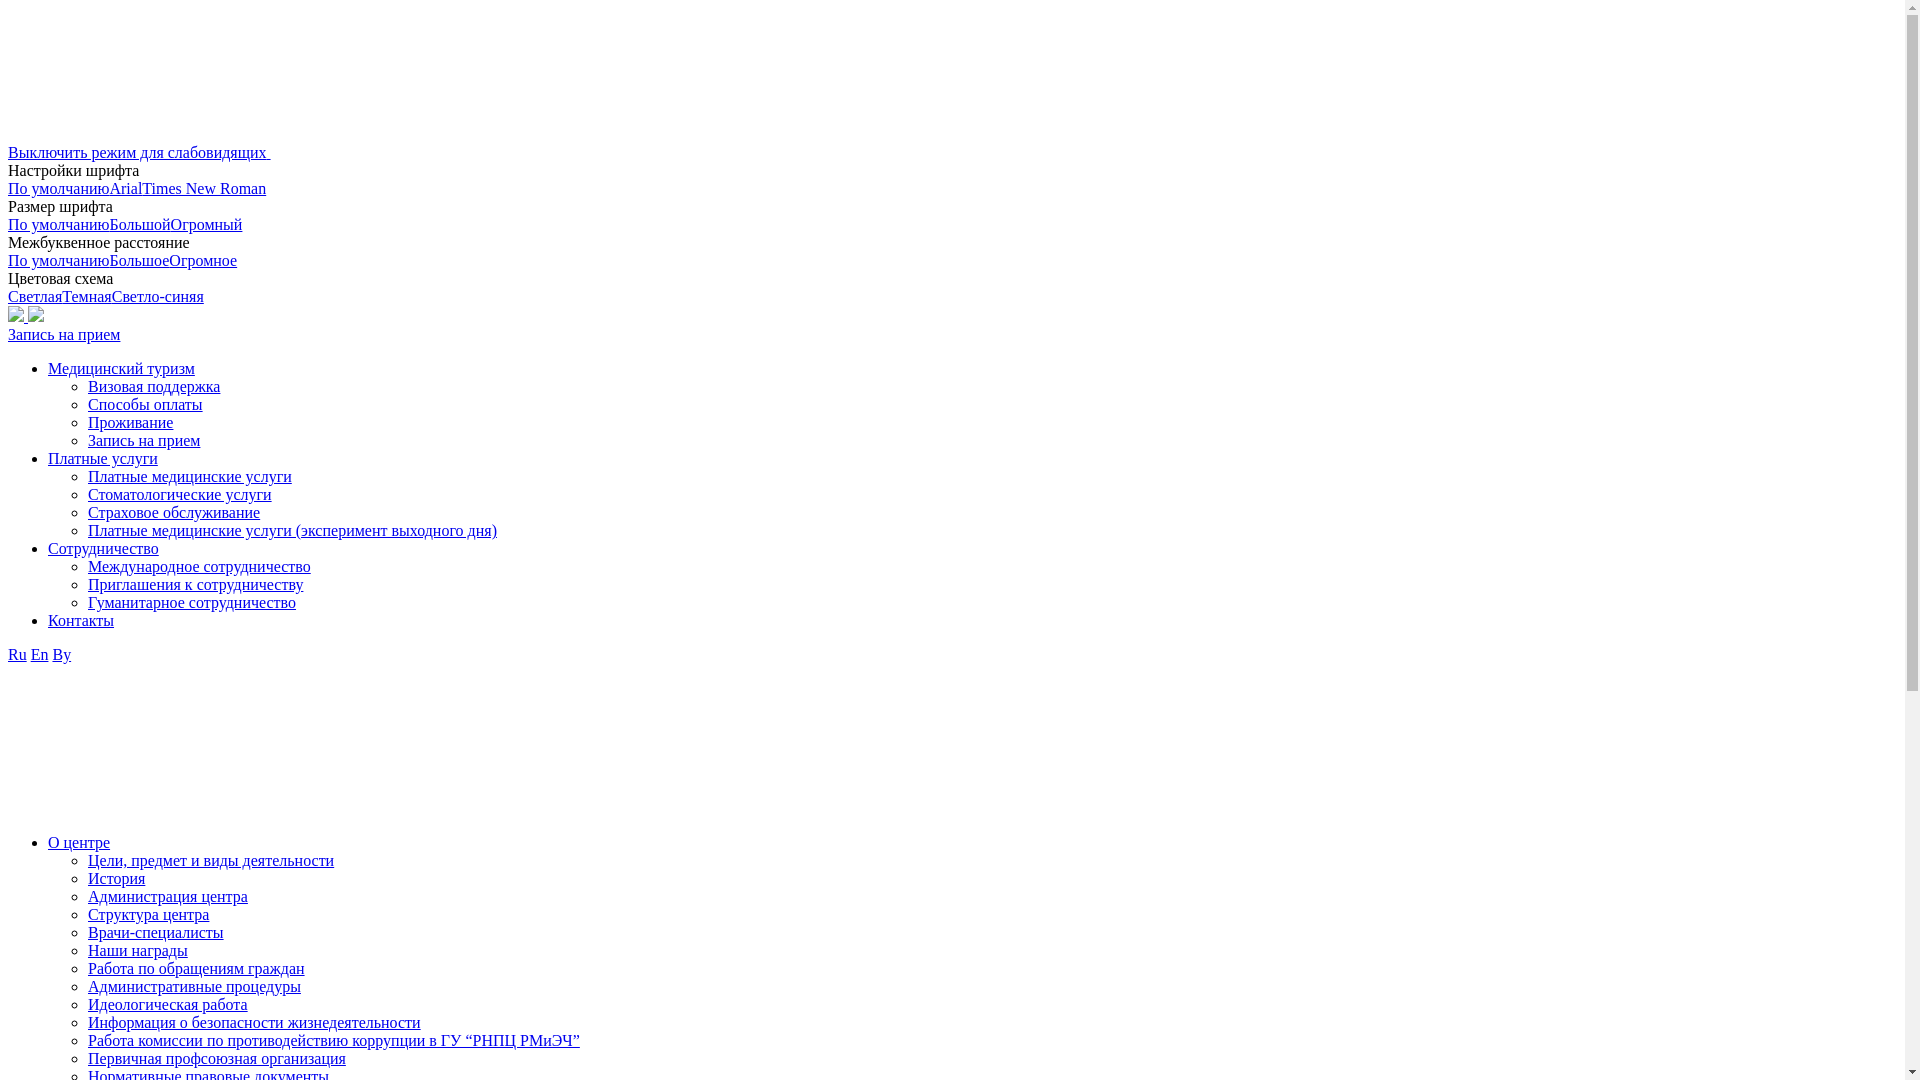  Describe the element at coordinates (61, 654) in the screenshot. I see `'By'` at that location.